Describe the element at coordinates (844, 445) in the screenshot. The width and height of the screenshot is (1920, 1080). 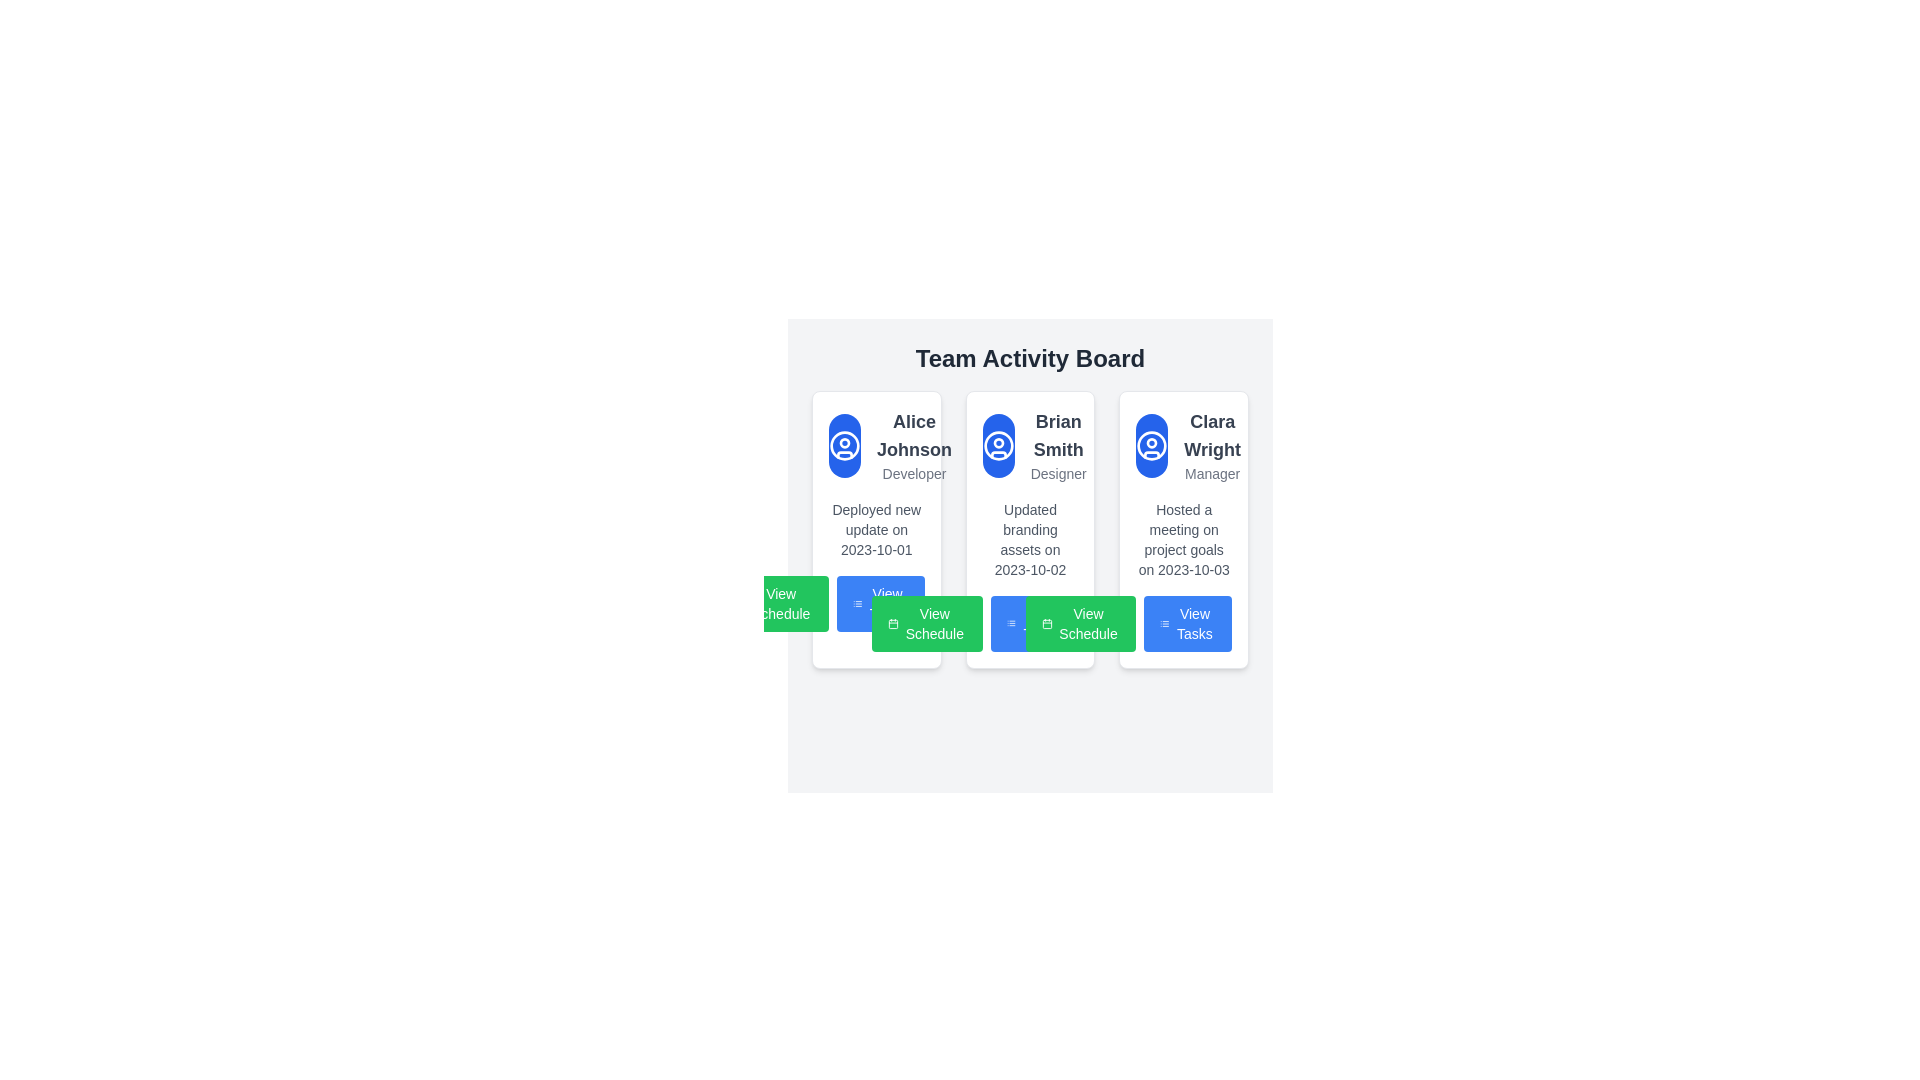
I see `the Profile Picture Icon` at that location.